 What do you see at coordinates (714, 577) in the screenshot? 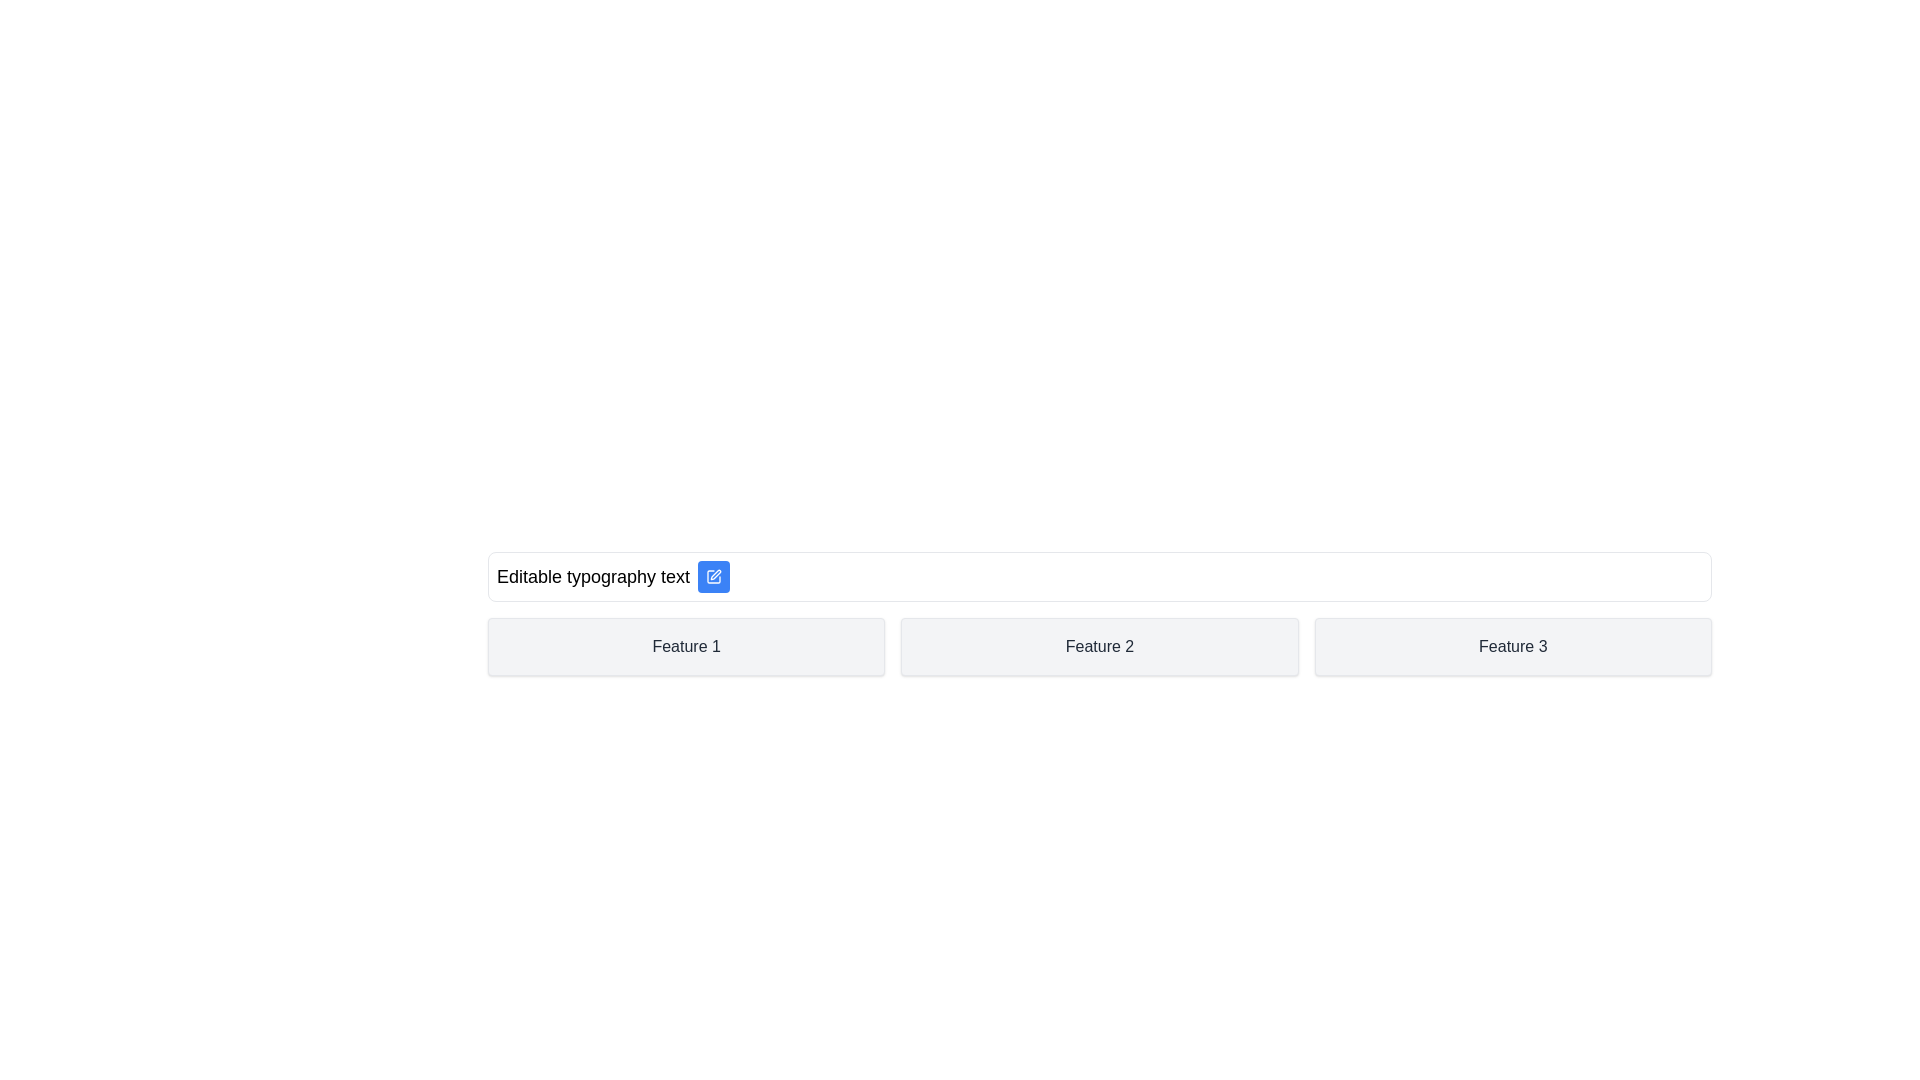
I see `the Decorative vector icon, which resembles a pen-like edit icon, to invoke edit-related actions if it is interactive` at bounding box center [714, 577].